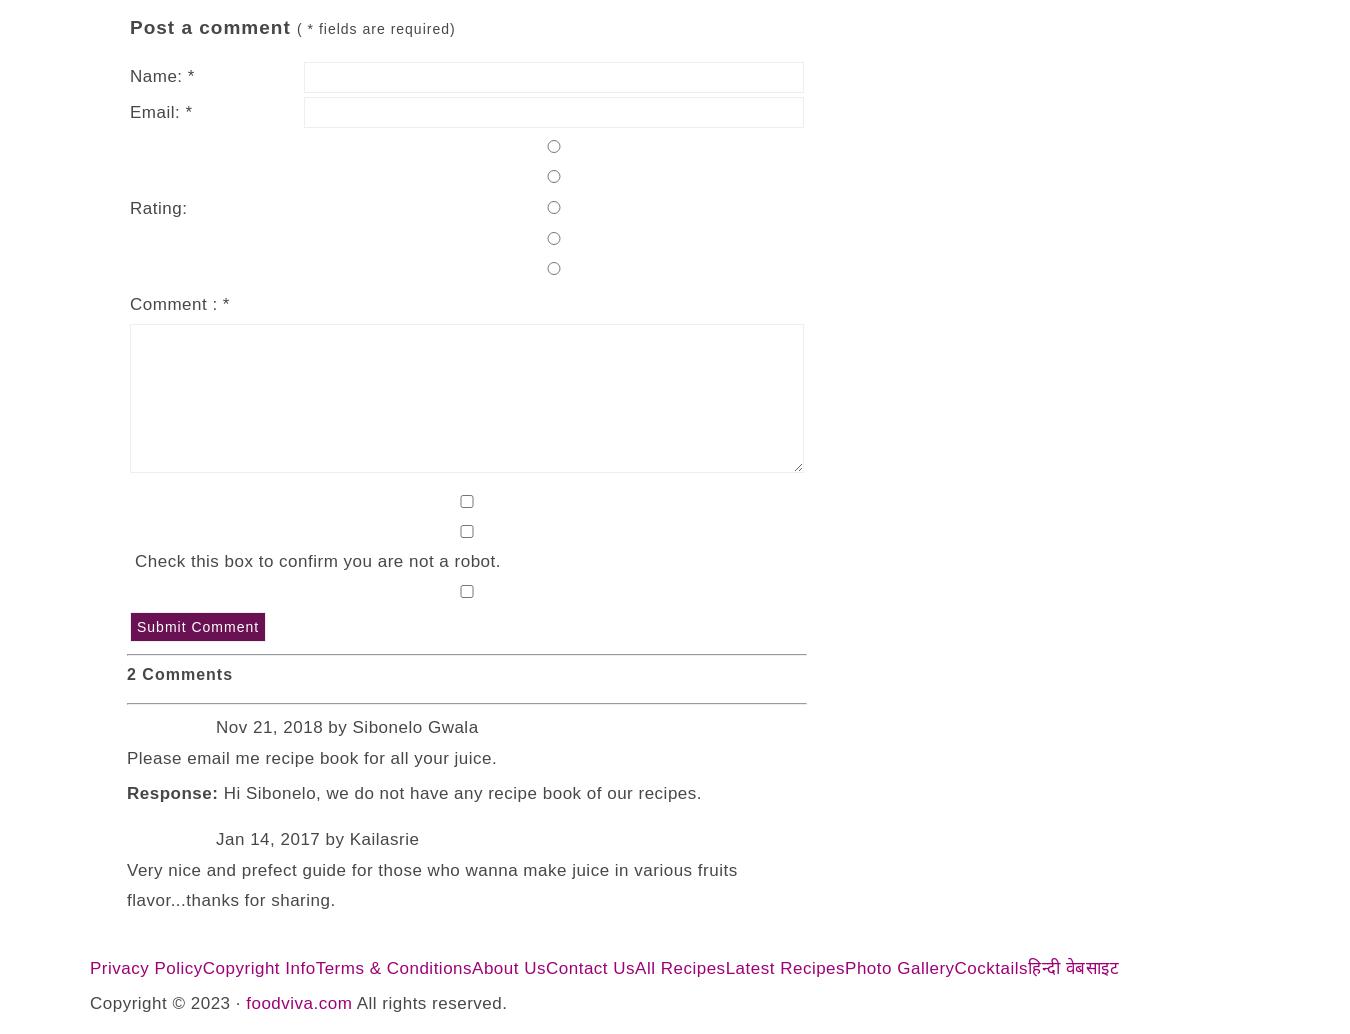  Describe the element at coordinates (678, 966) in the screenshot. I see `'All Recipes'` at that location.